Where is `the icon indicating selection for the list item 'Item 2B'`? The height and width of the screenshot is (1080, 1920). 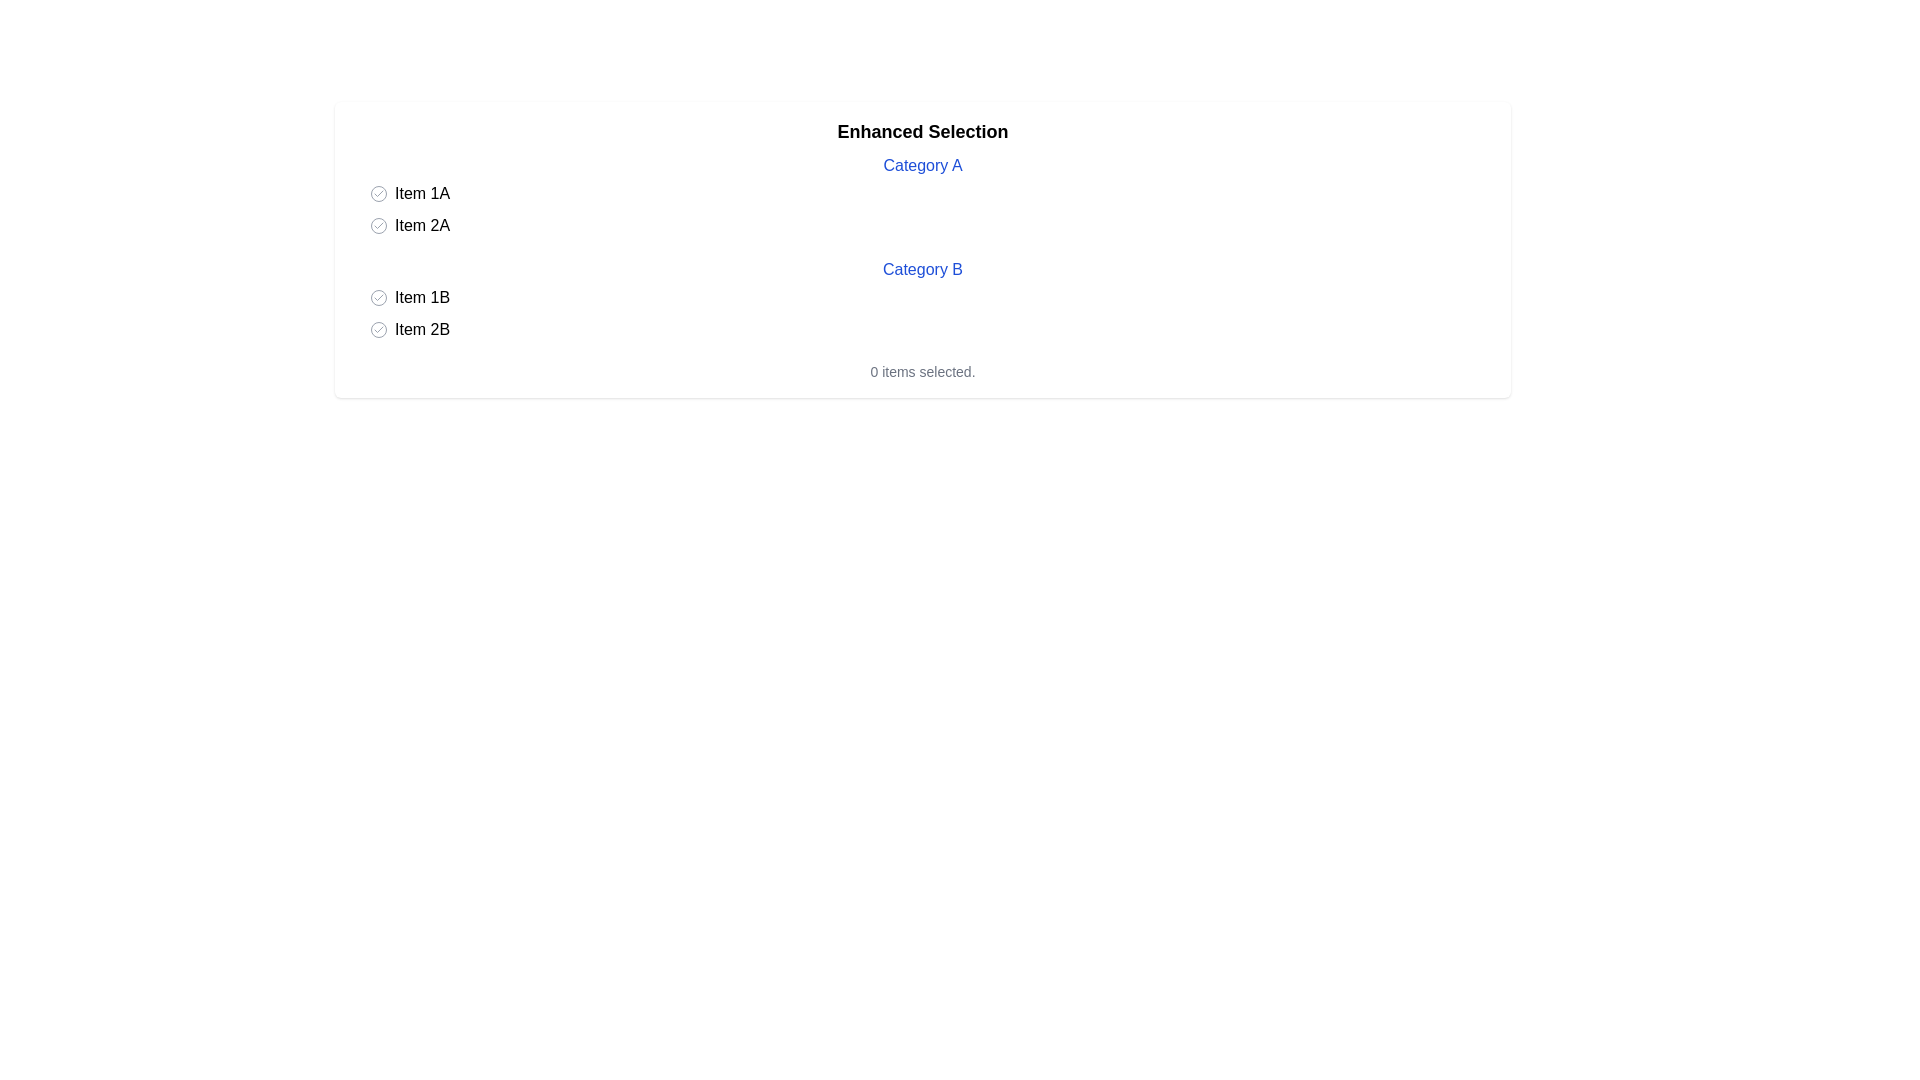 the icon indicating selection for the list item 'Item 2B' is located at coordinates (379, 329).